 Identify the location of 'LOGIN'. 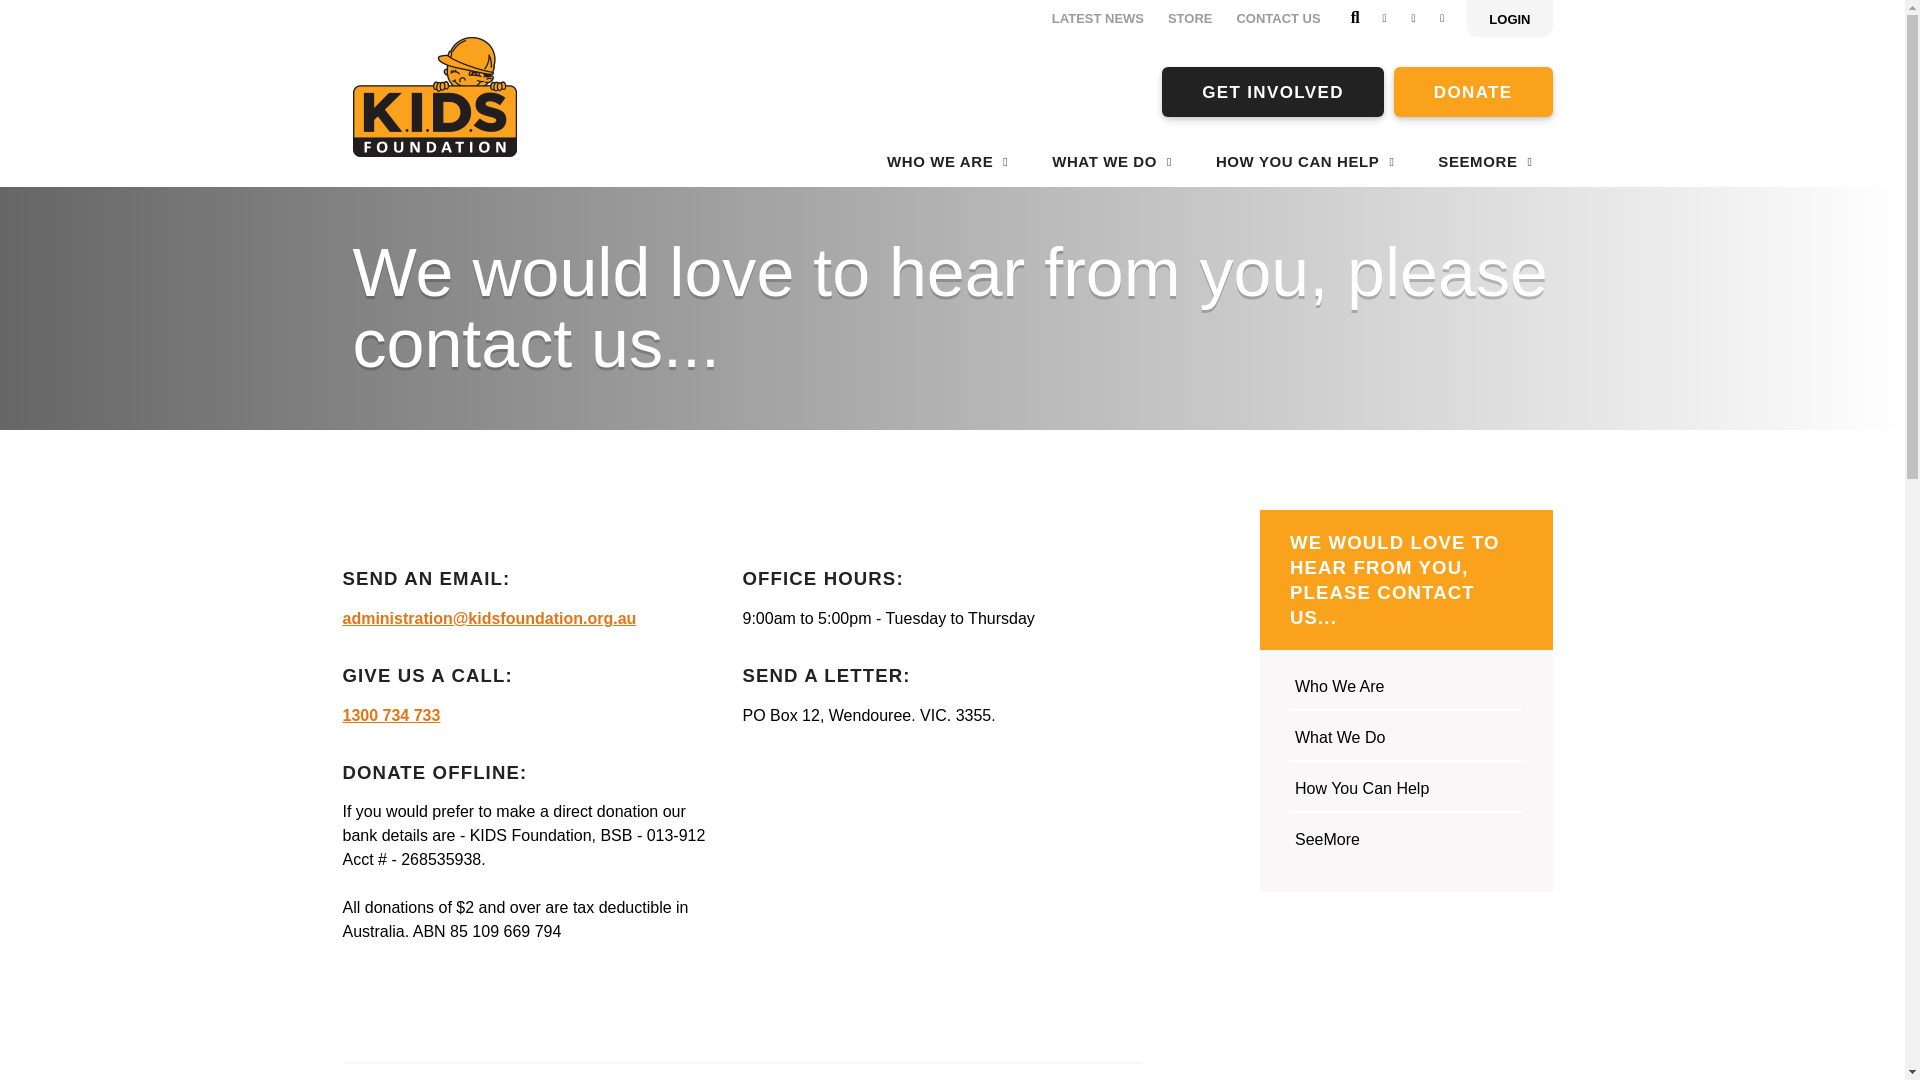
(1509, 18).